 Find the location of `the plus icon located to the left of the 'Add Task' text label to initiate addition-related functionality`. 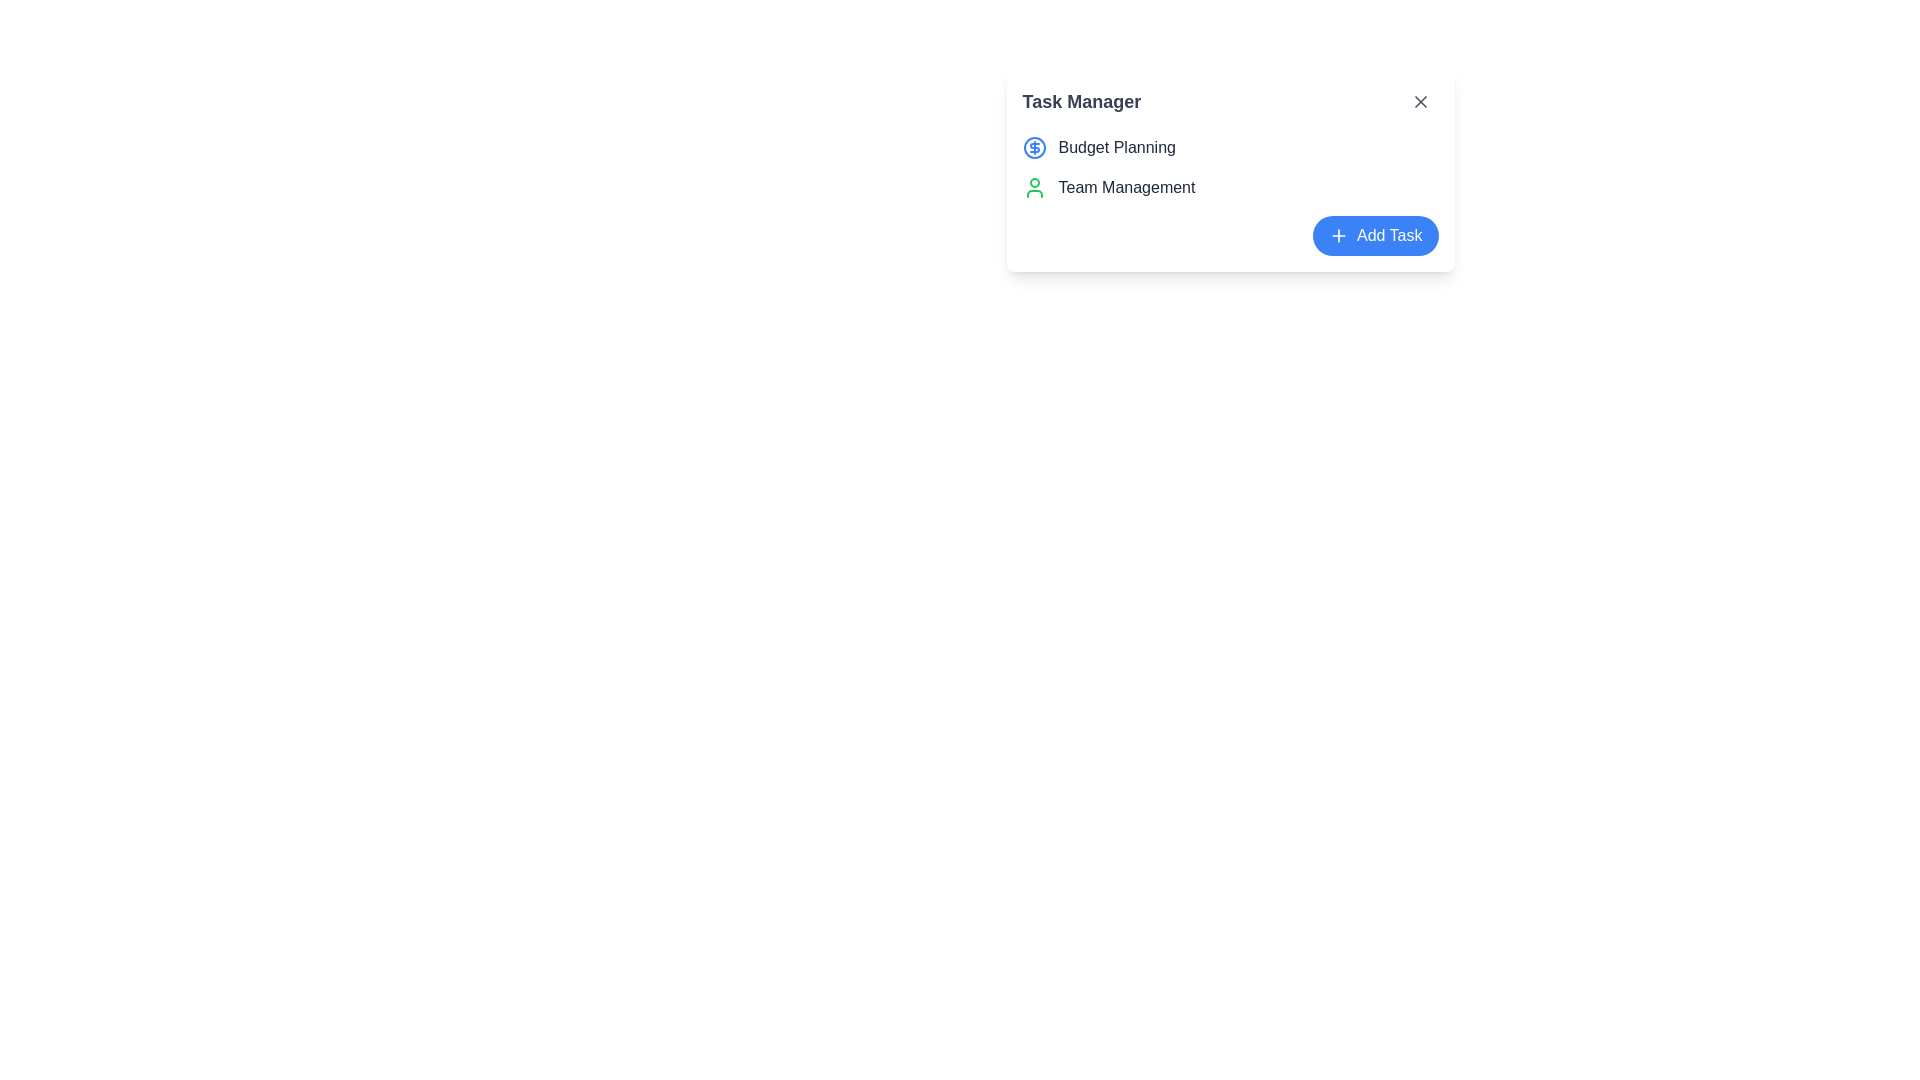

the plus icon located to the left of the 'Add Task' text label to initiate addition-related functionality is located at coordinates (1339, 234).